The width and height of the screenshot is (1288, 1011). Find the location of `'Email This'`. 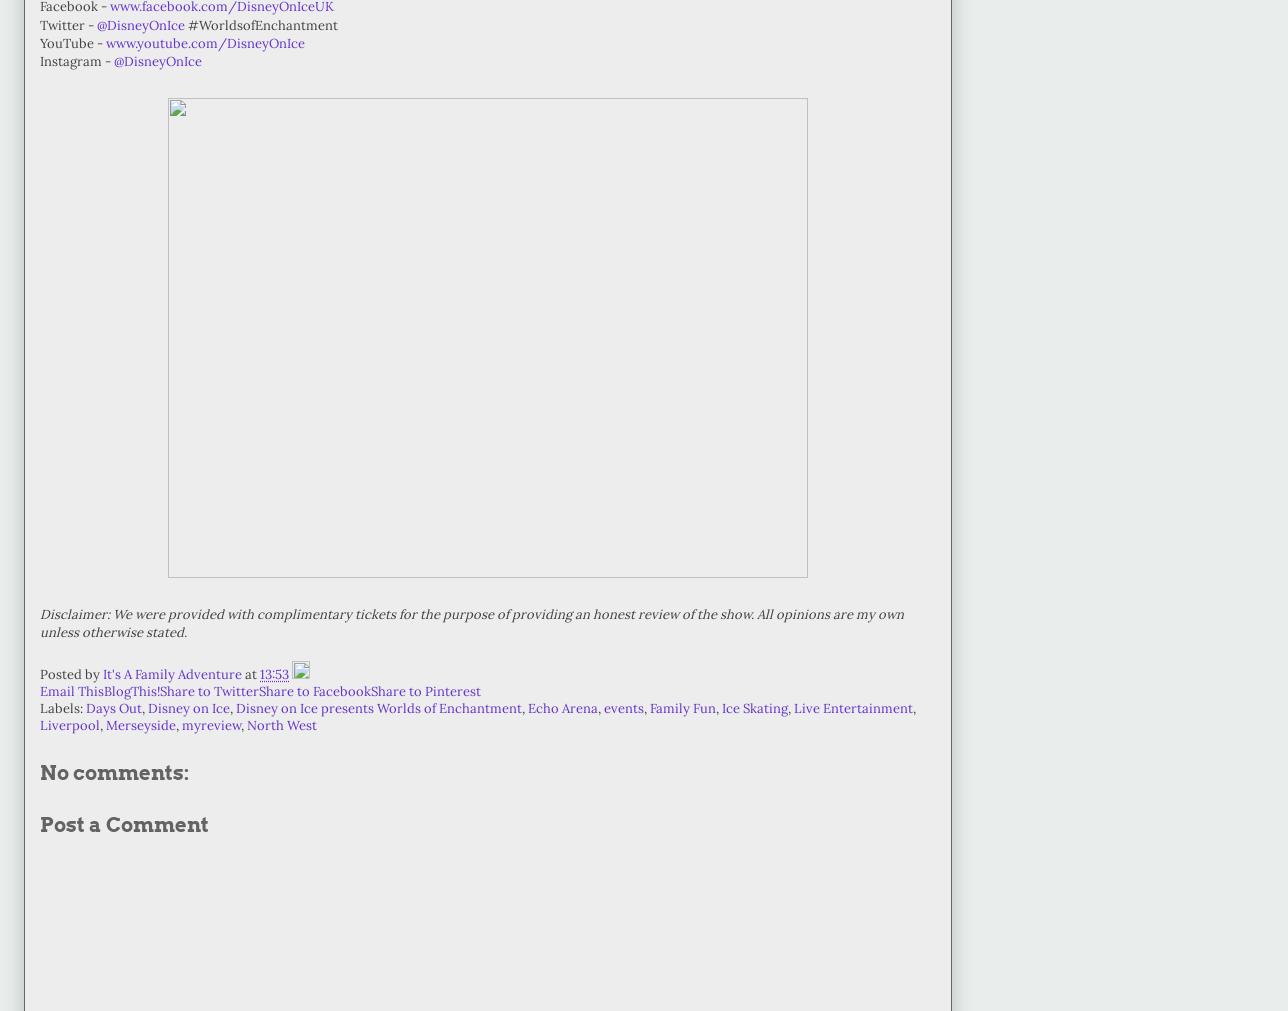

'Email This' is located at coordinates (71, 690).